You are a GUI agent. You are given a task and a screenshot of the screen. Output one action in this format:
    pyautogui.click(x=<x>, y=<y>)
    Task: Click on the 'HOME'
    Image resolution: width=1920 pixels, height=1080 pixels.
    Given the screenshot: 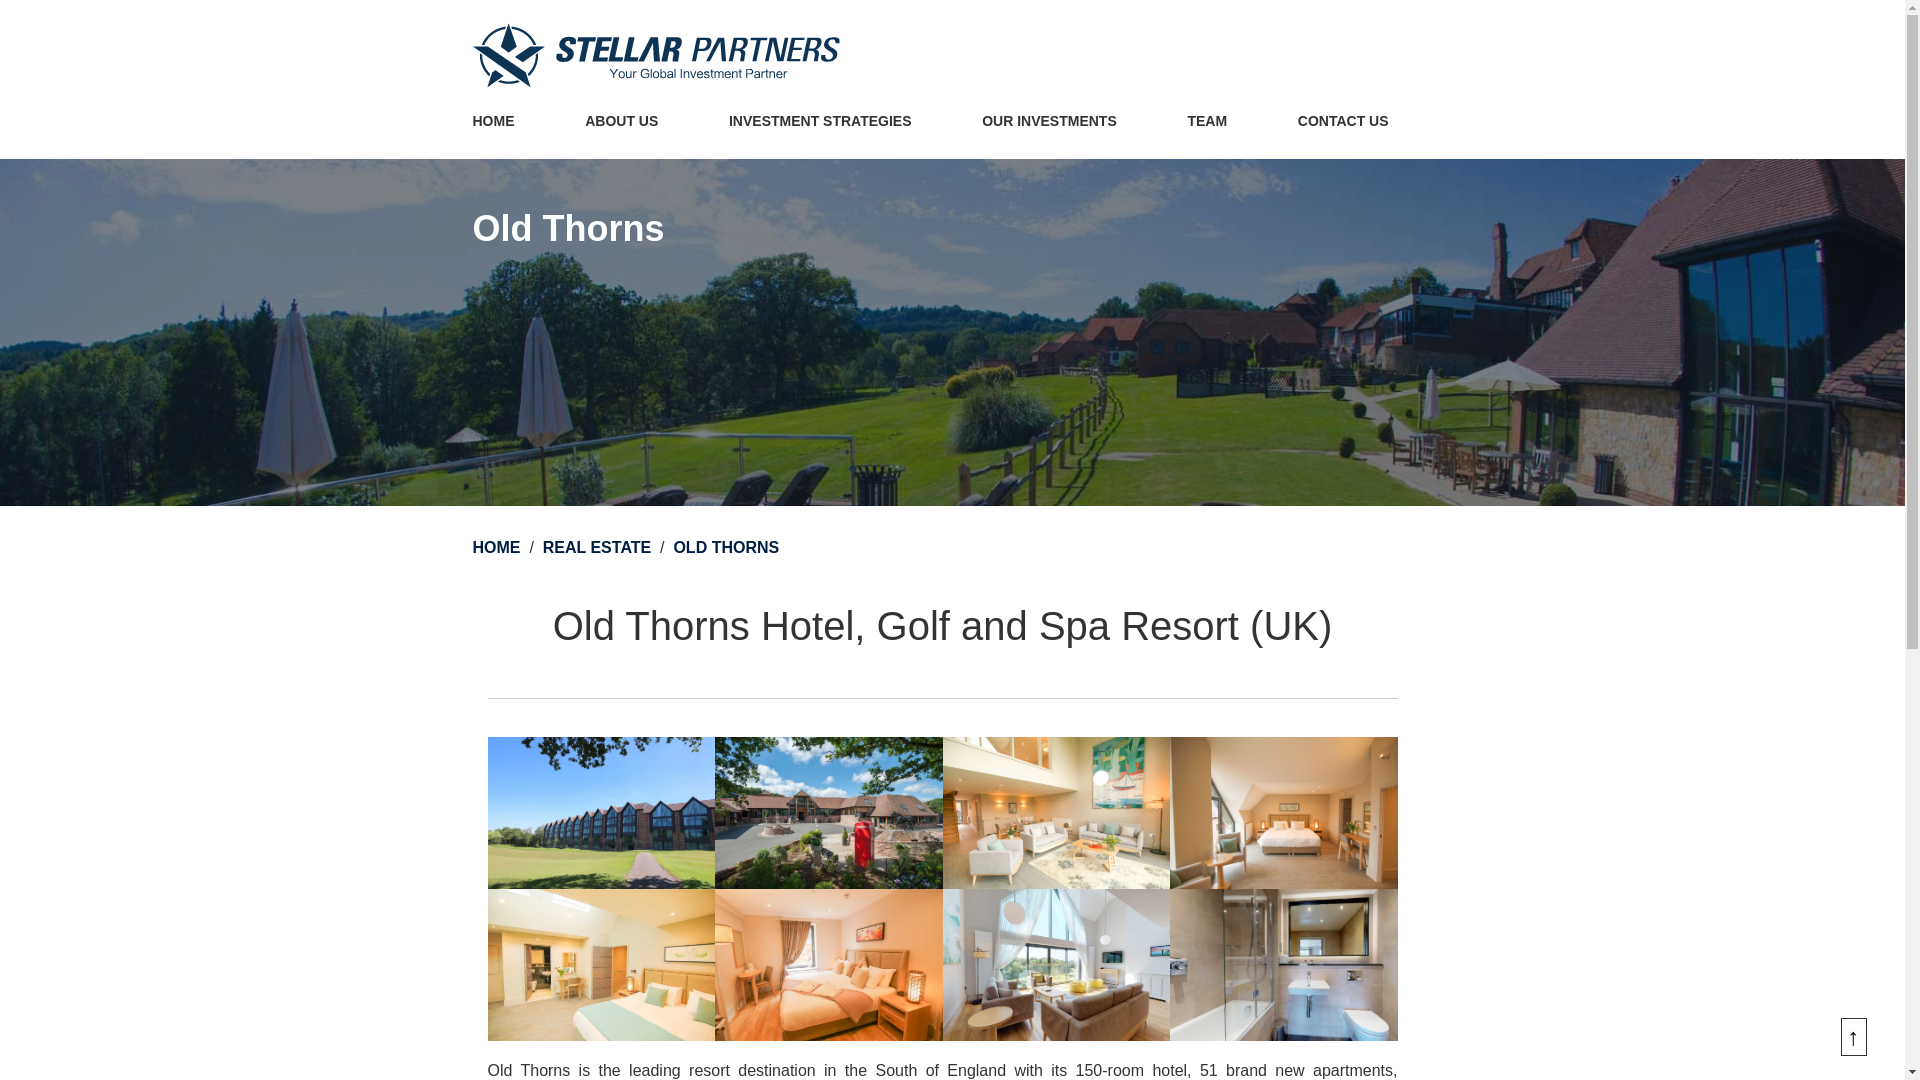 What is the action you would take?
    pyautogui.click(x=470, y=122)
    